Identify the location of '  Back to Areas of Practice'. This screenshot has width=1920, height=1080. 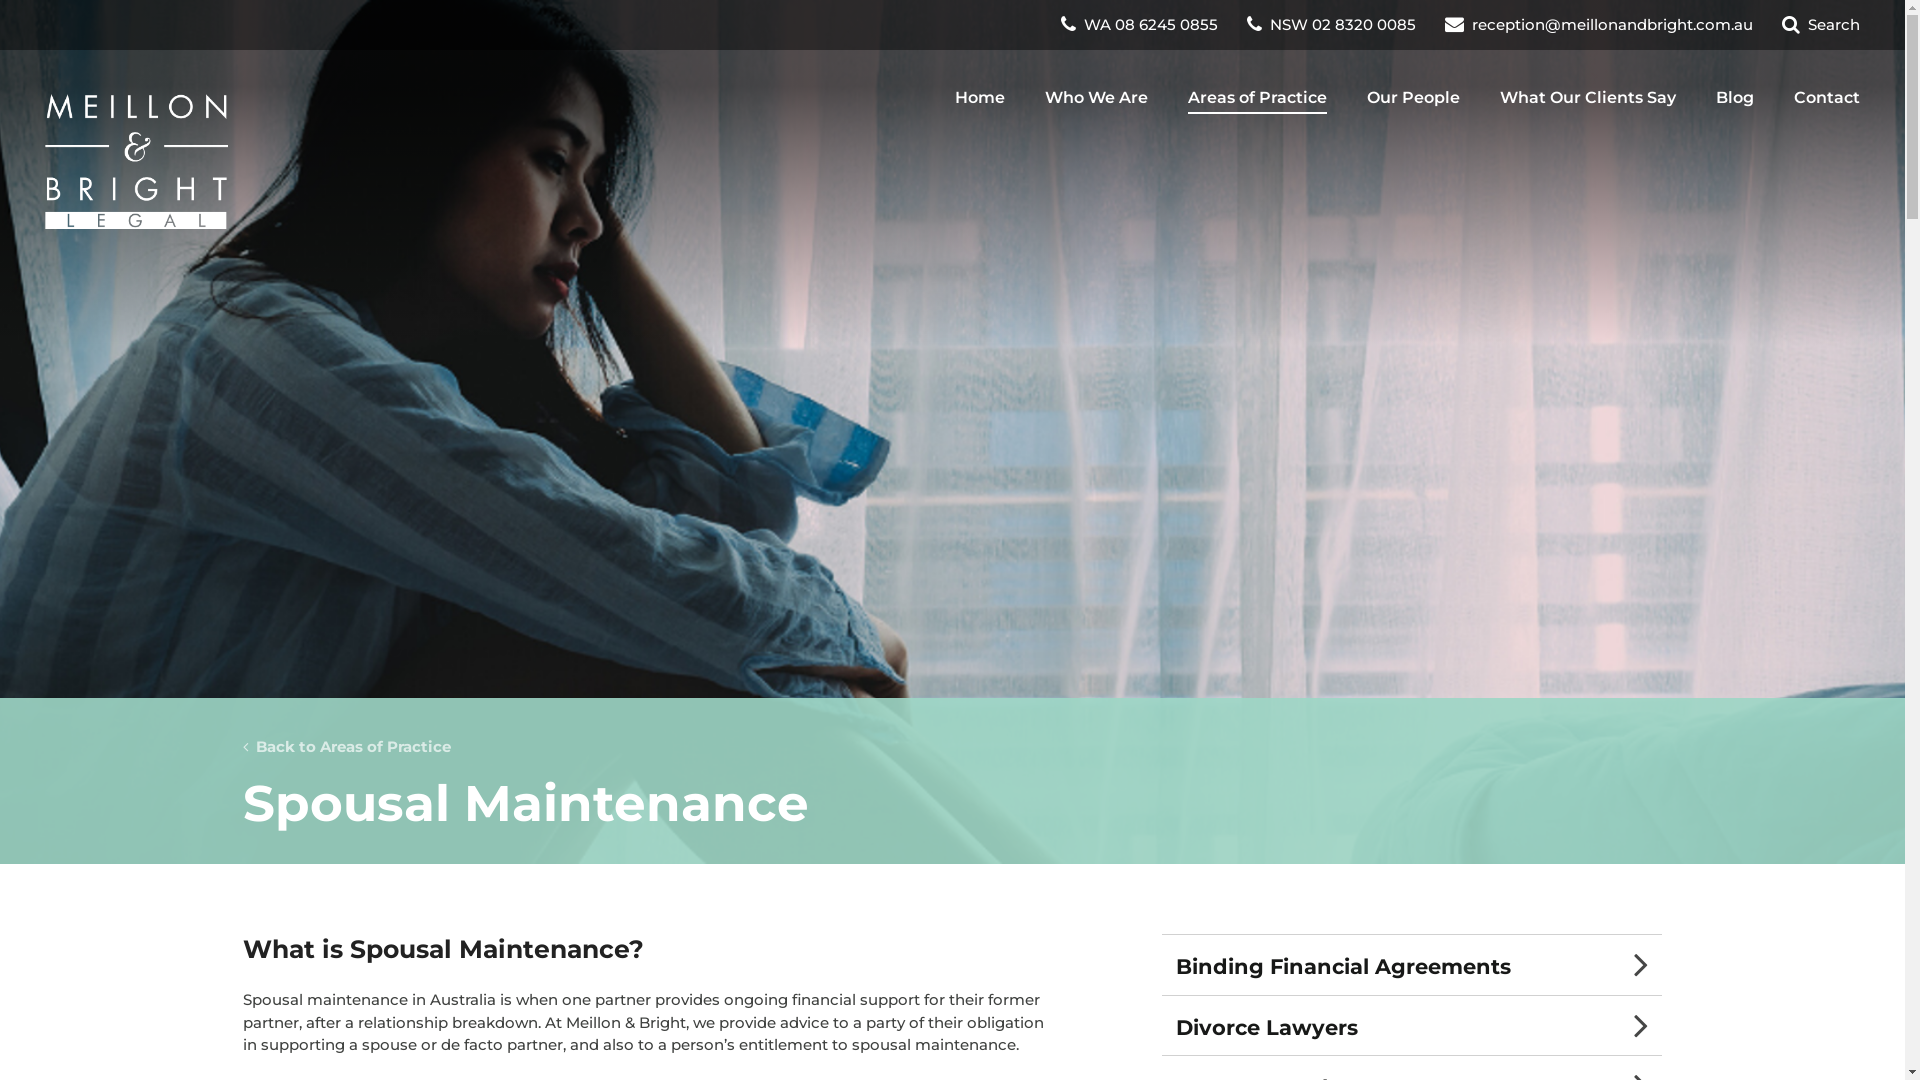
(345, 747).